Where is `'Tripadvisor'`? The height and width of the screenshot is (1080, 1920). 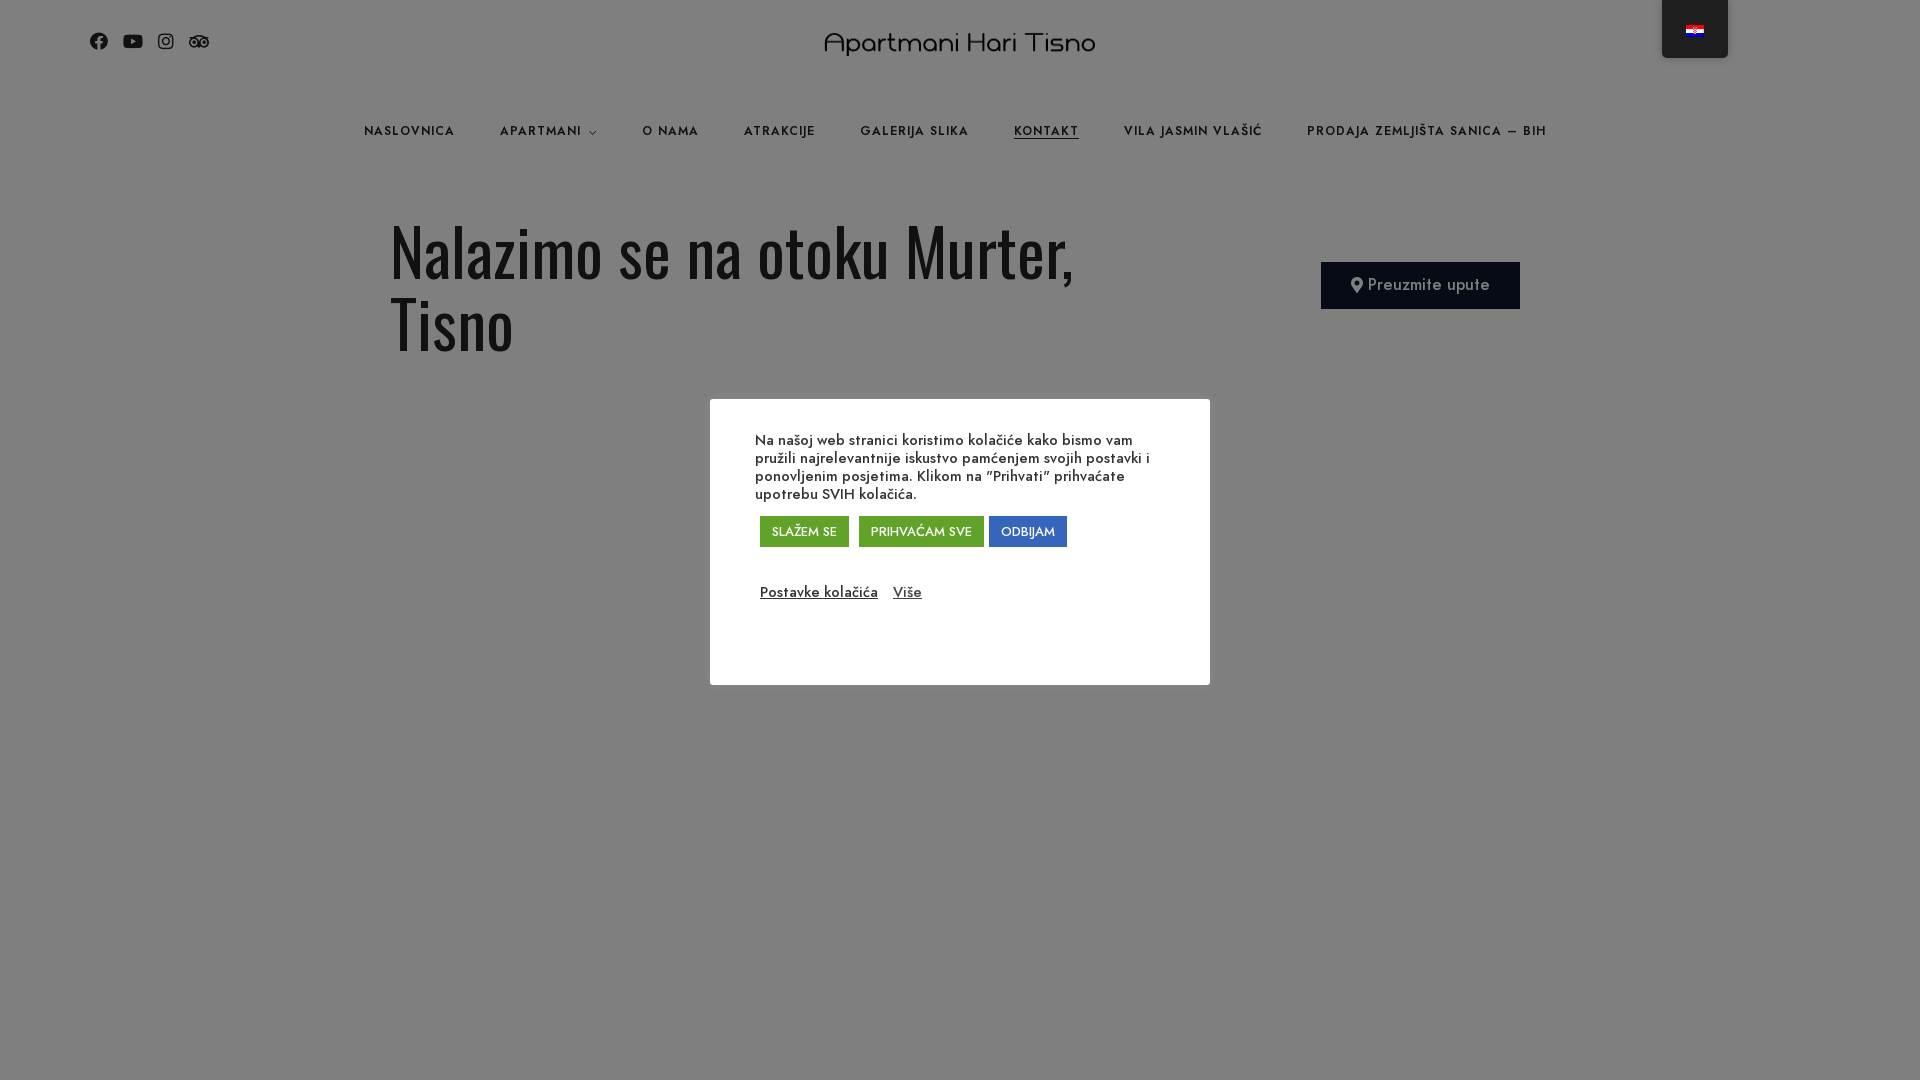
'Tripadvisor' is located at coordinates (188, 42).